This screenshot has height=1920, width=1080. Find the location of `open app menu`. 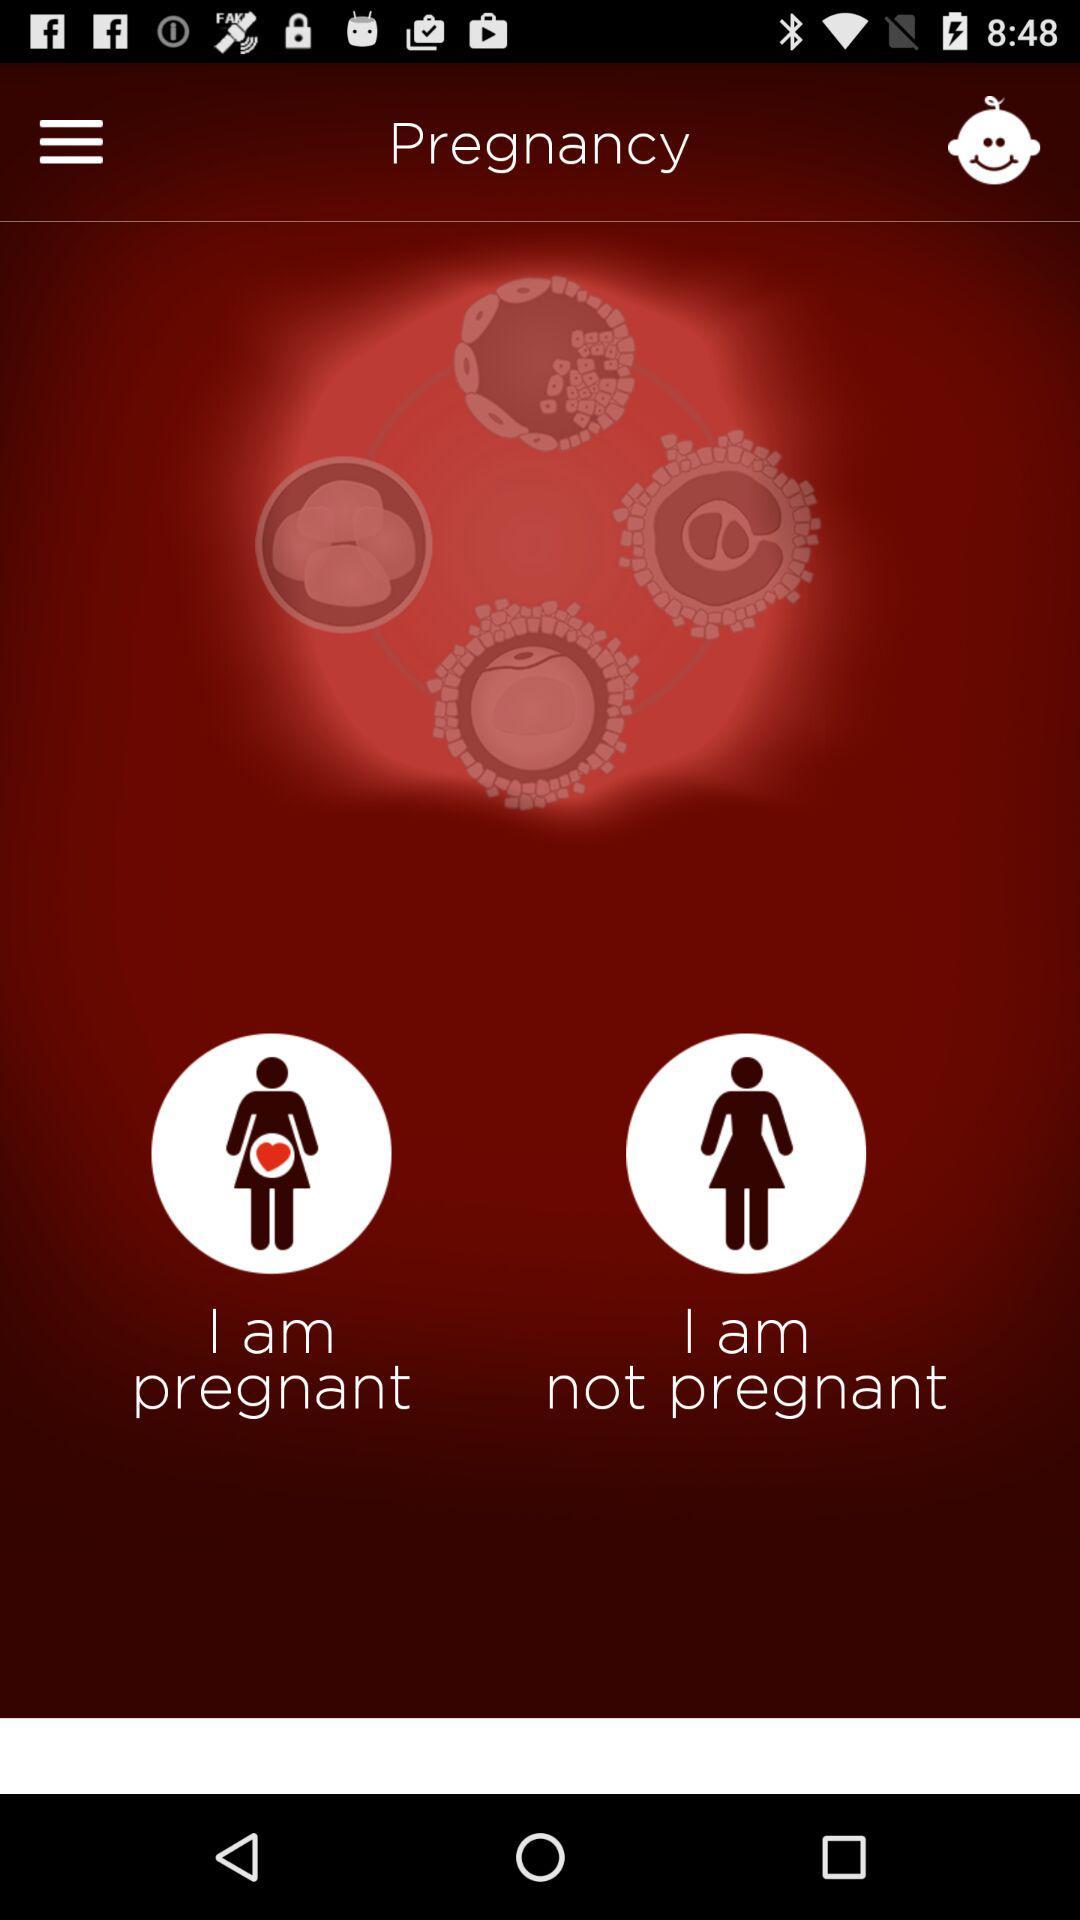

open app menu is located at coordinates (70, 140).